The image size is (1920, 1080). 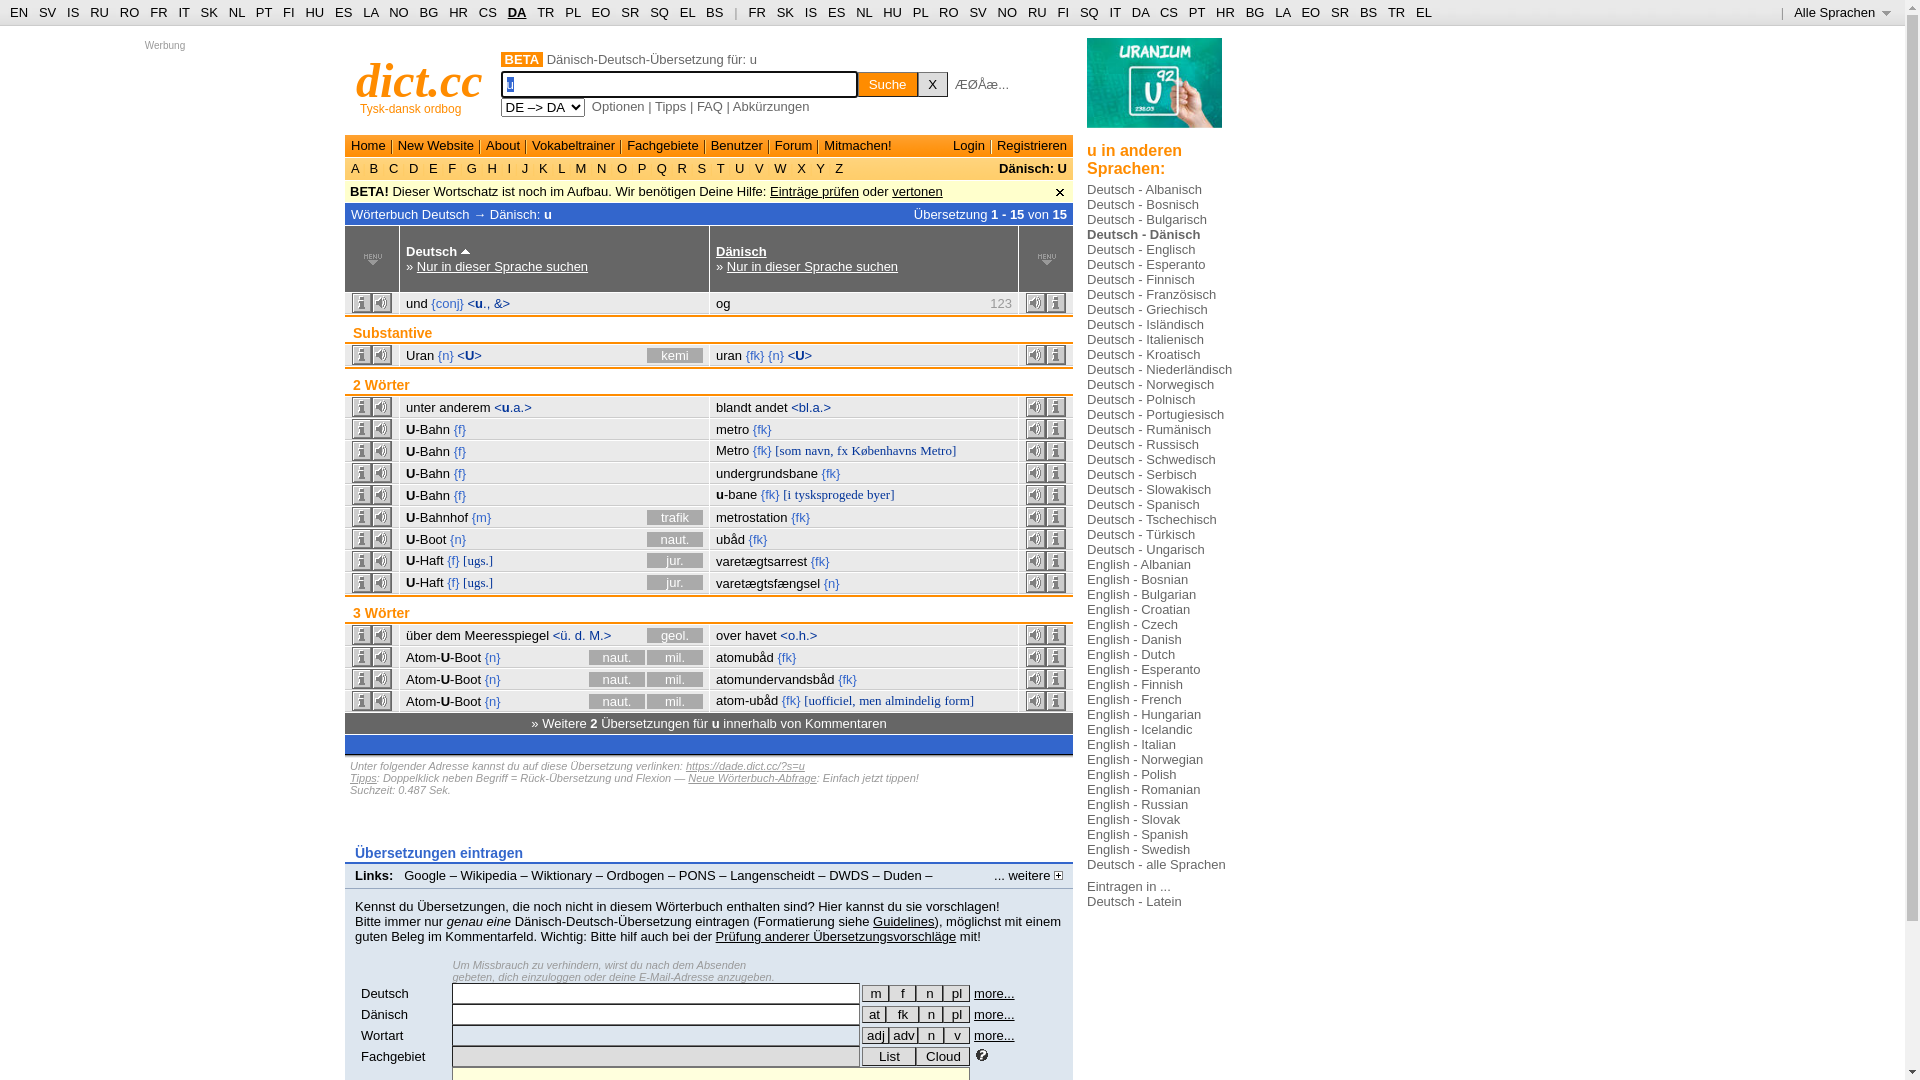 What do you see at coordinates (780, 167) in the screenshot?
I see `'W'` at bounding box center [780, 167].